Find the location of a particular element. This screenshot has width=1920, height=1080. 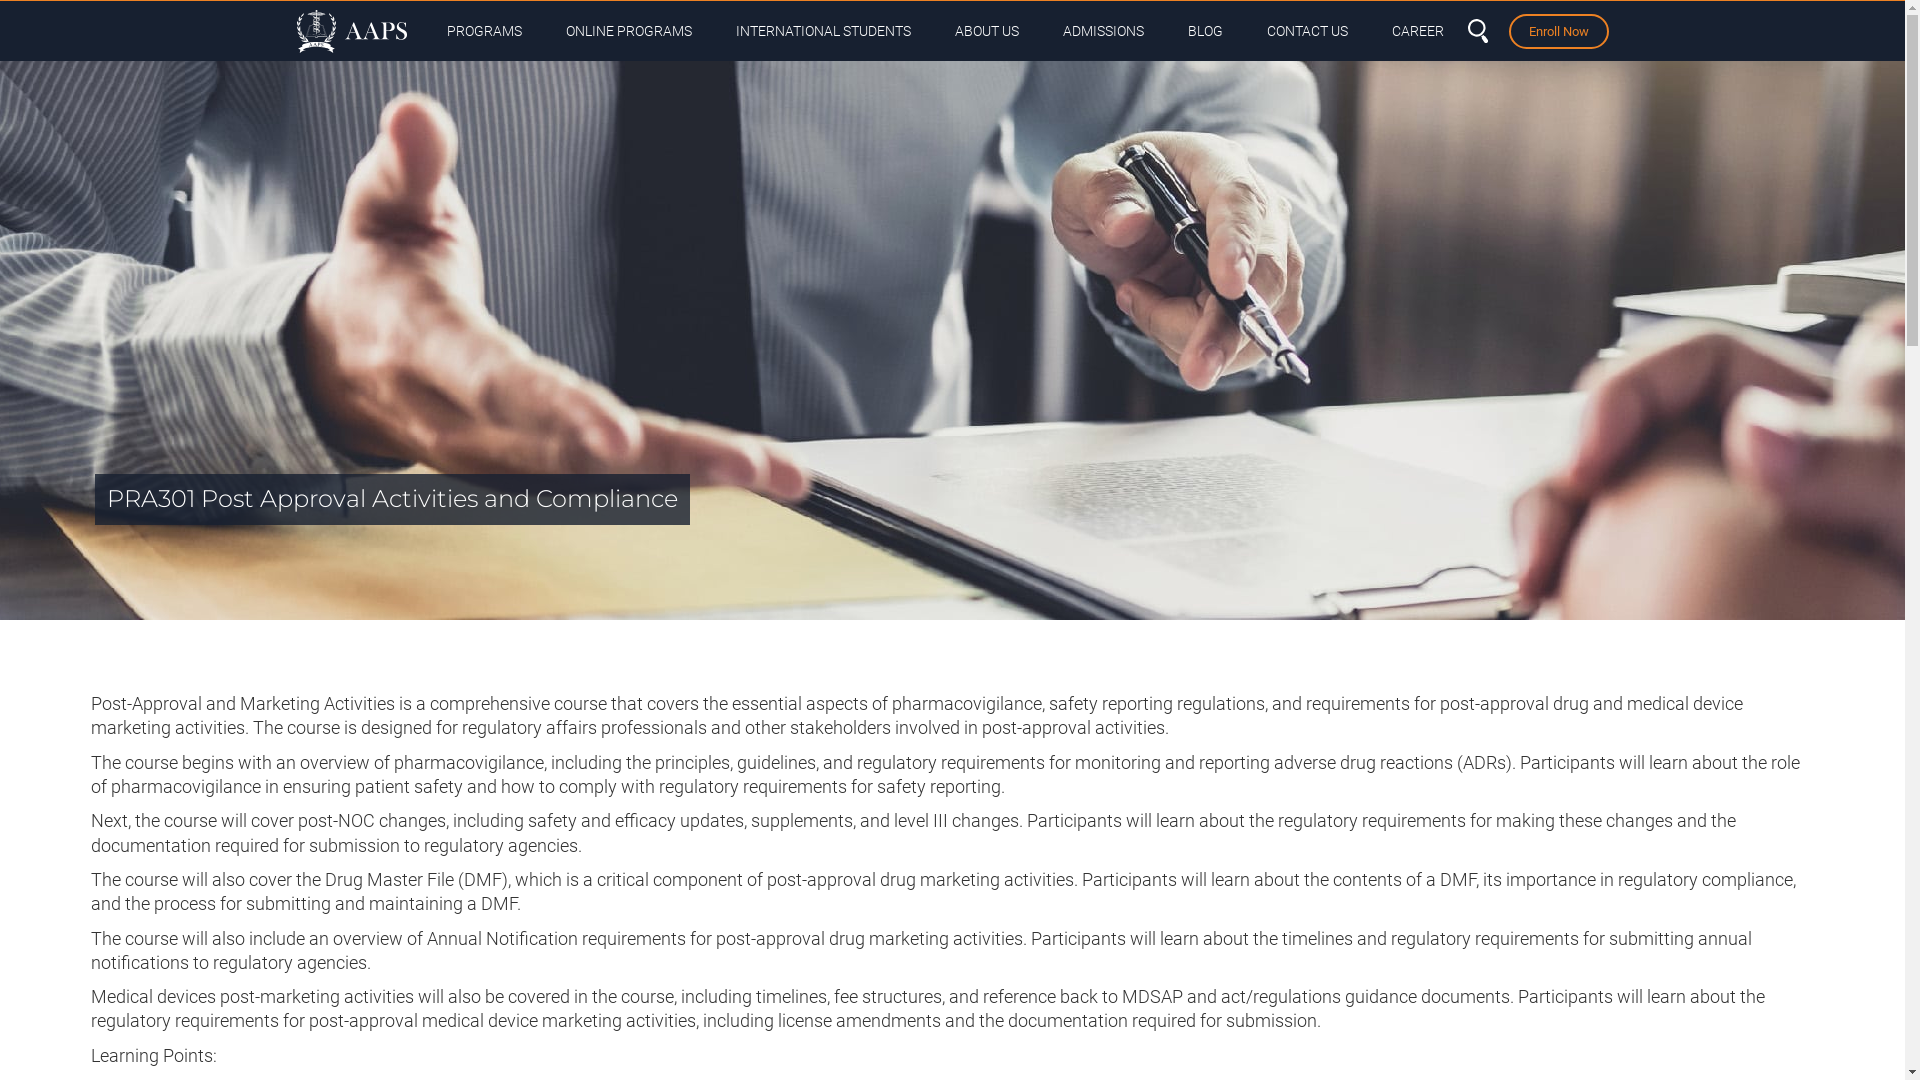

'CONTACT US' is located at coordinates (1306, 30).